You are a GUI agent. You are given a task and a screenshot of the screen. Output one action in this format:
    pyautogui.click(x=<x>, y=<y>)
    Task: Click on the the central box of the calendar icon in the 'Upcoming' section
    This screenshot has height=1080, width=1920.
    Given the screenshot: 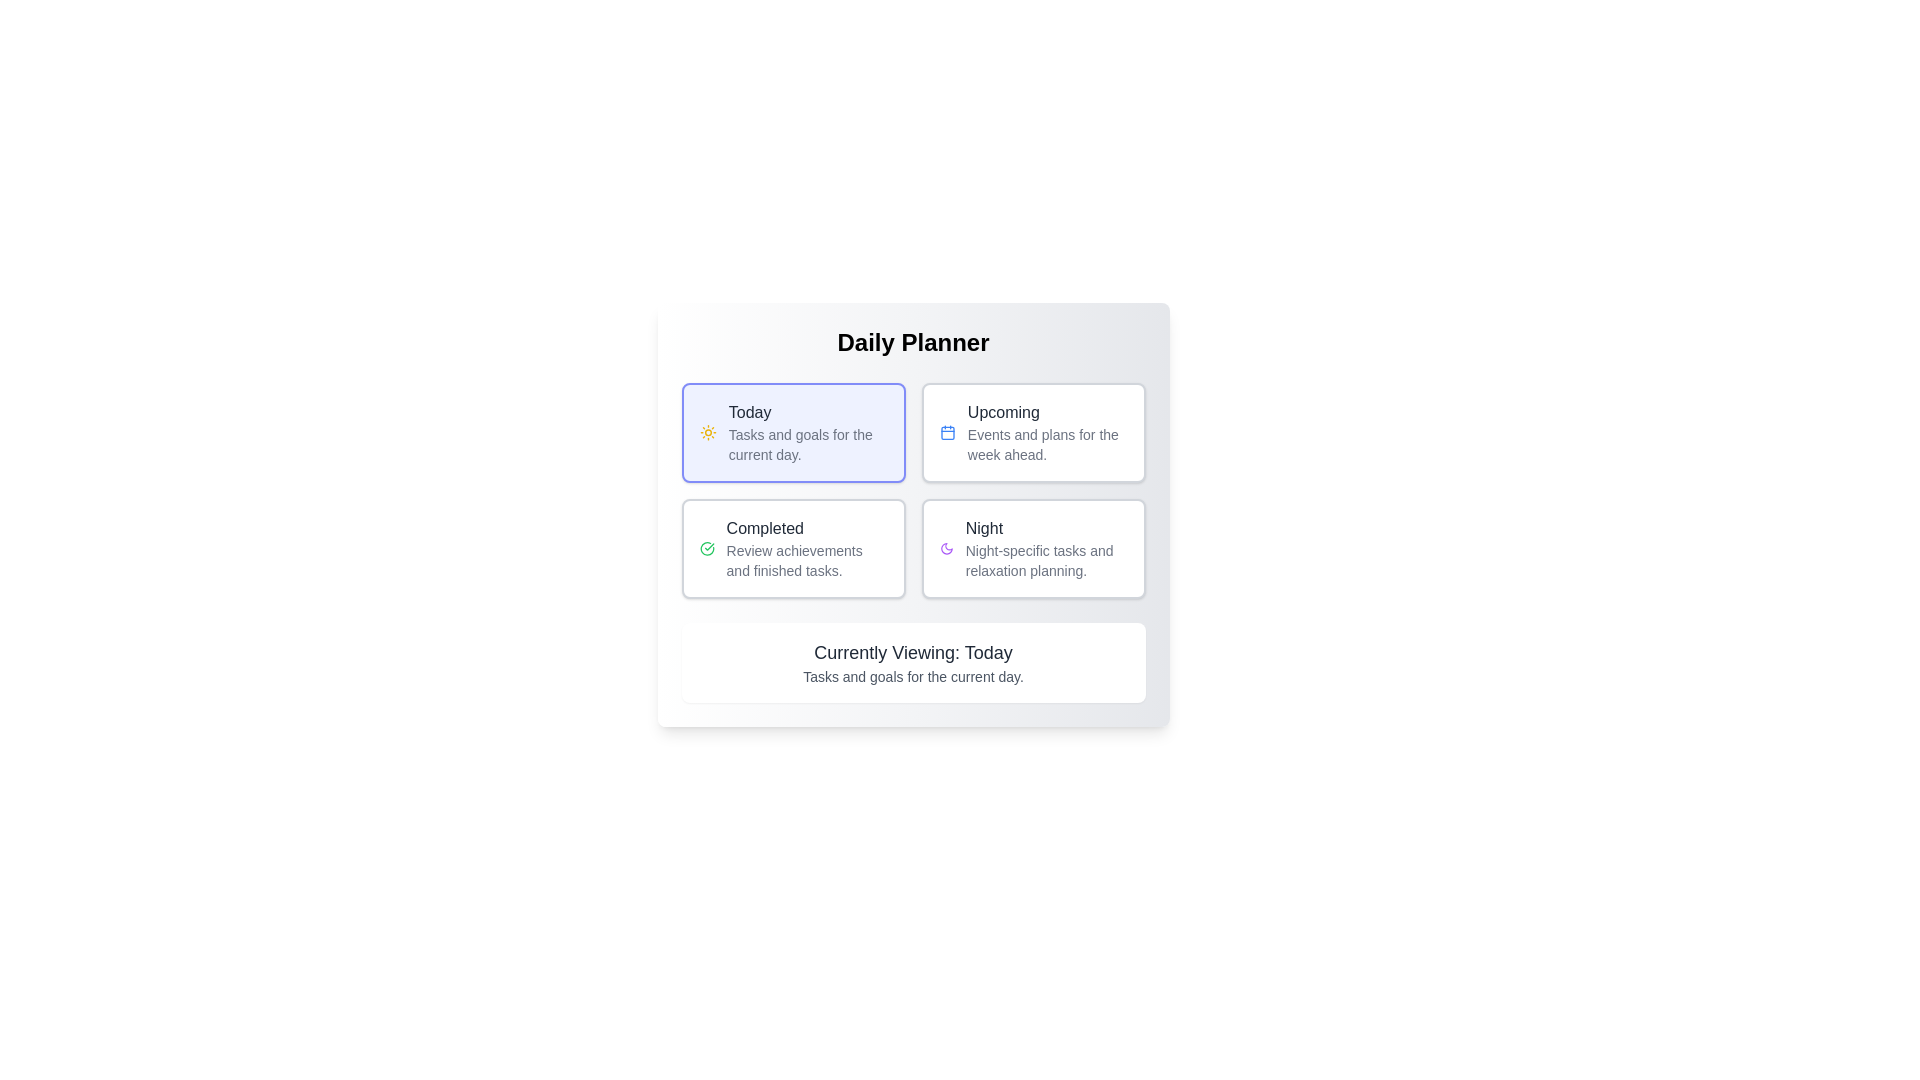 What is the action you would take?
    pyautogui.click(x=946, y=432)
    